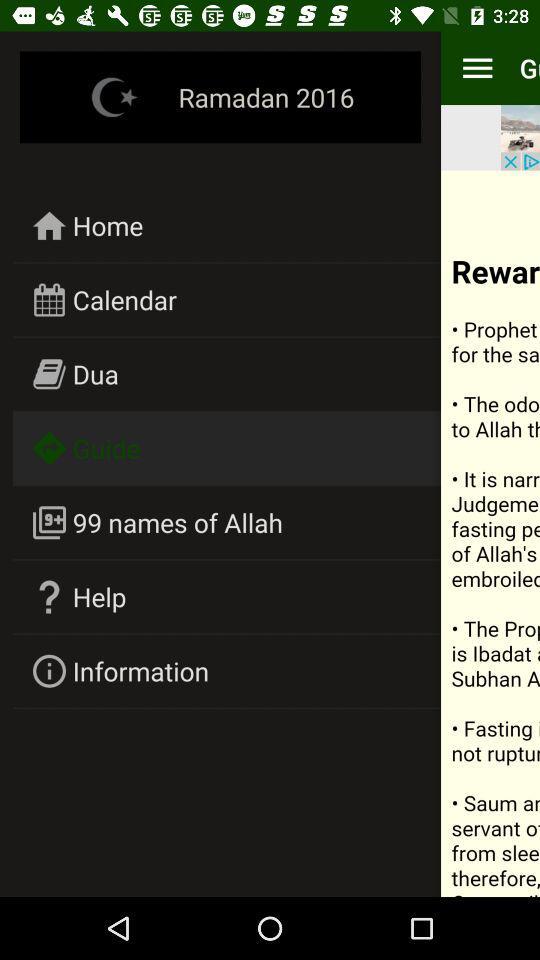 The image size is (540, 960). What do you see at coordinates (520, 136) in the screenshot?
I see `open advertisement` at bounding box center [520, 136].